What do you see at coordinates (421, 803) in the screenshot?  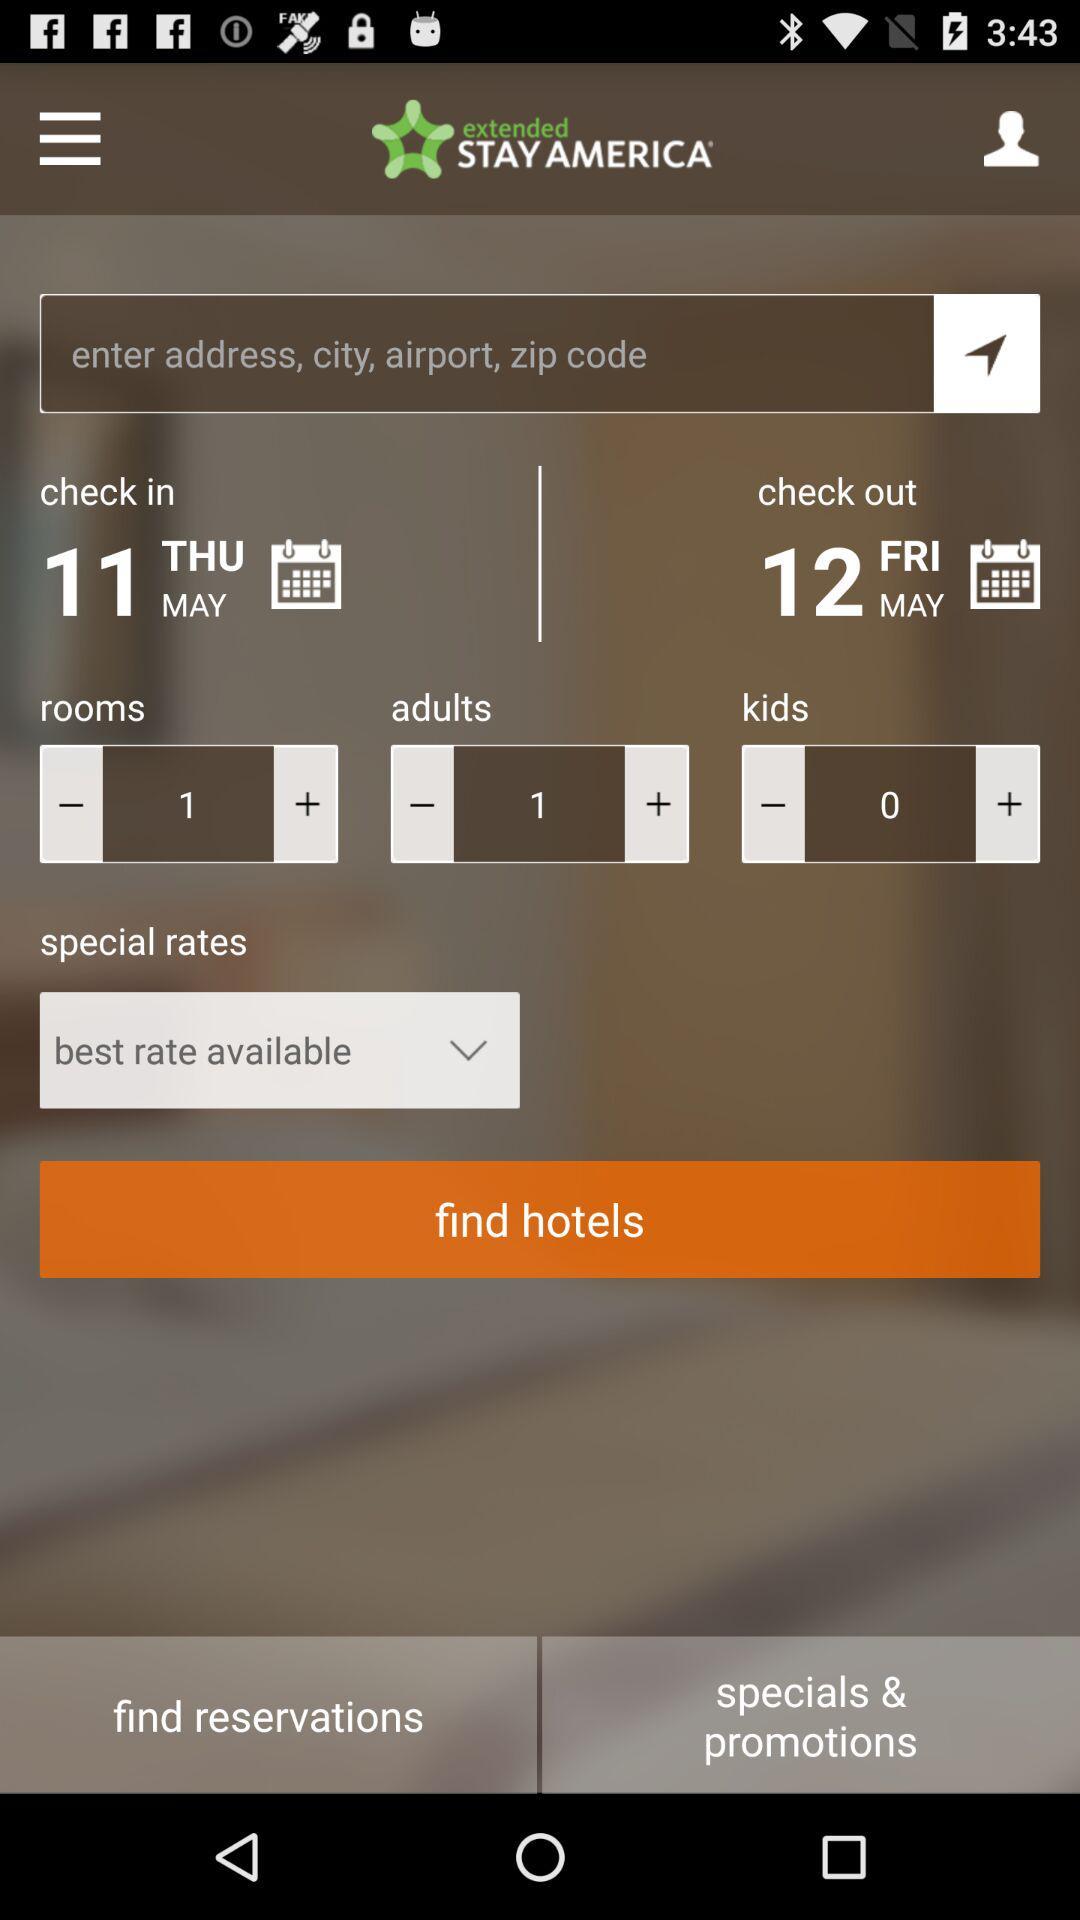 I see `take away adults` at bounding box center [421, 803].